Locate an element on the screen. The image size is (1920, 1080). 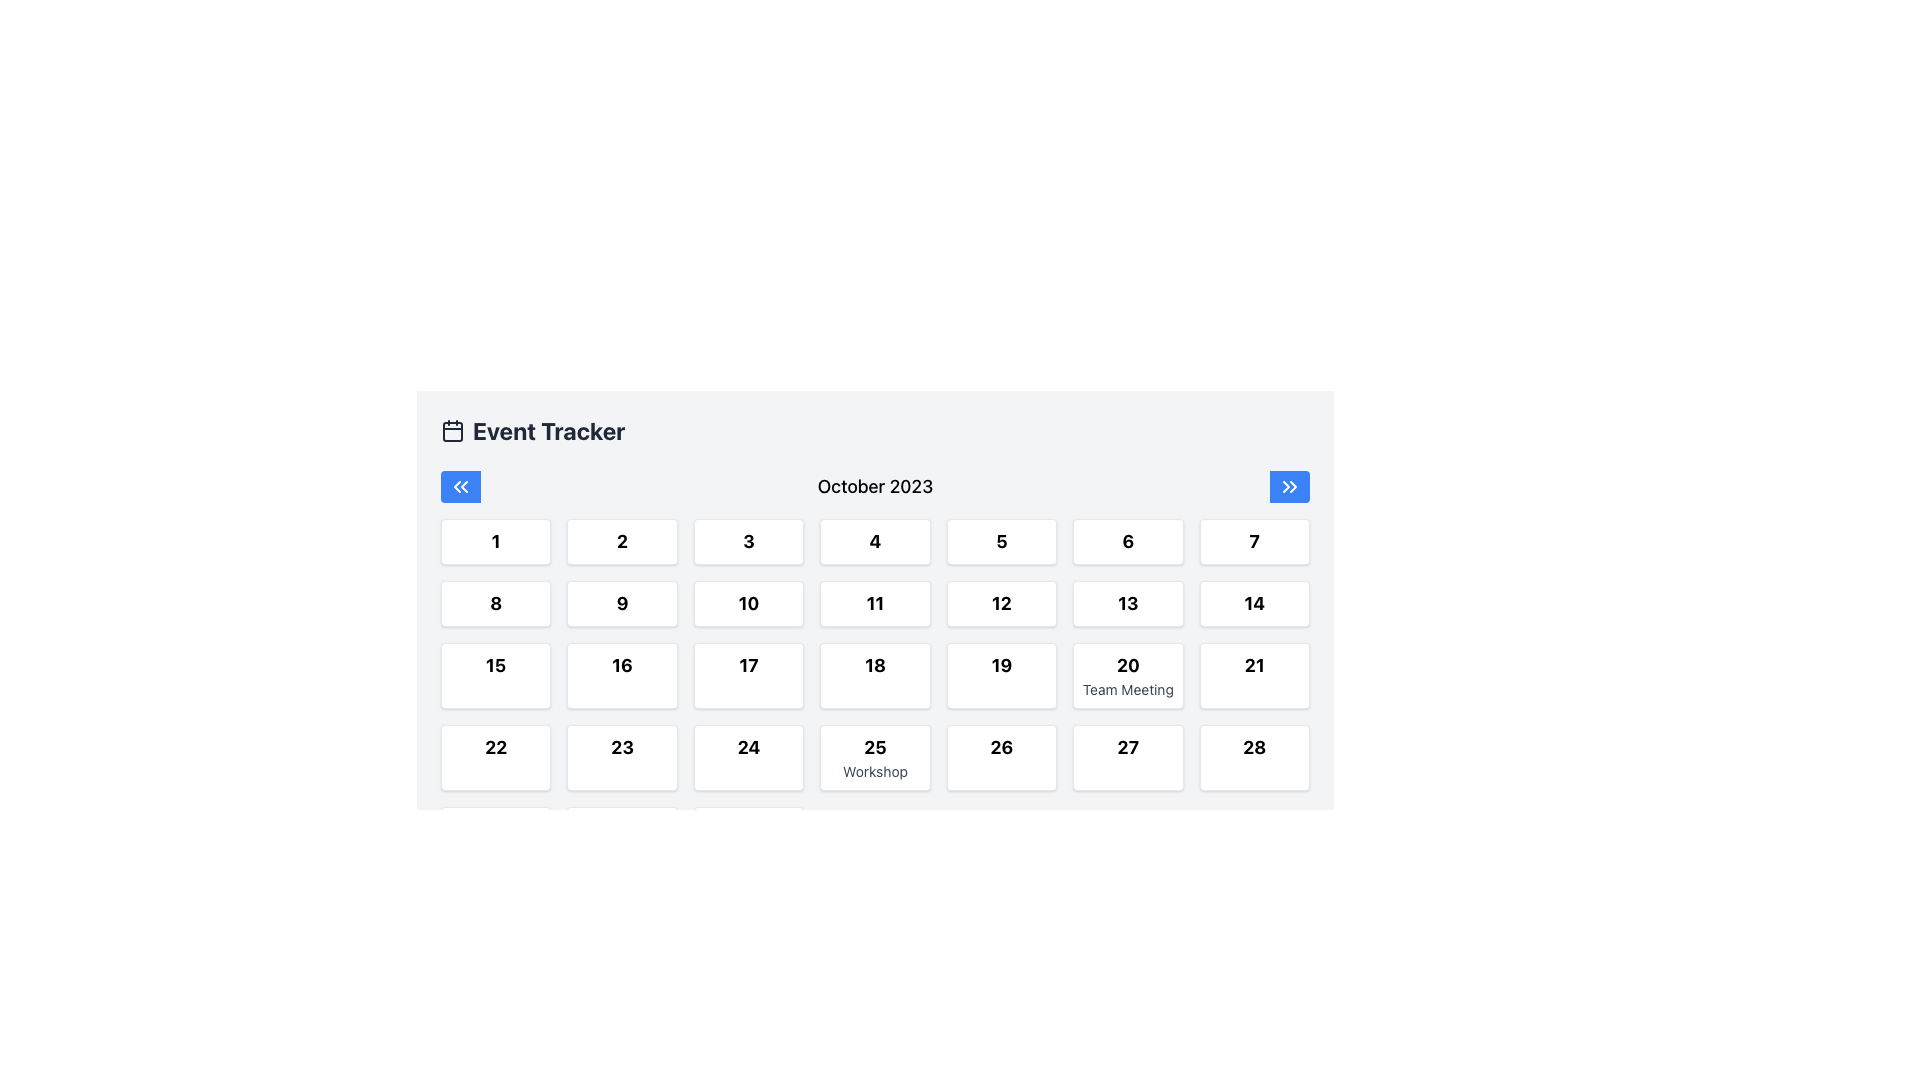
the calendar day box displaying the number '6' is located at coordinates (1128, 542).